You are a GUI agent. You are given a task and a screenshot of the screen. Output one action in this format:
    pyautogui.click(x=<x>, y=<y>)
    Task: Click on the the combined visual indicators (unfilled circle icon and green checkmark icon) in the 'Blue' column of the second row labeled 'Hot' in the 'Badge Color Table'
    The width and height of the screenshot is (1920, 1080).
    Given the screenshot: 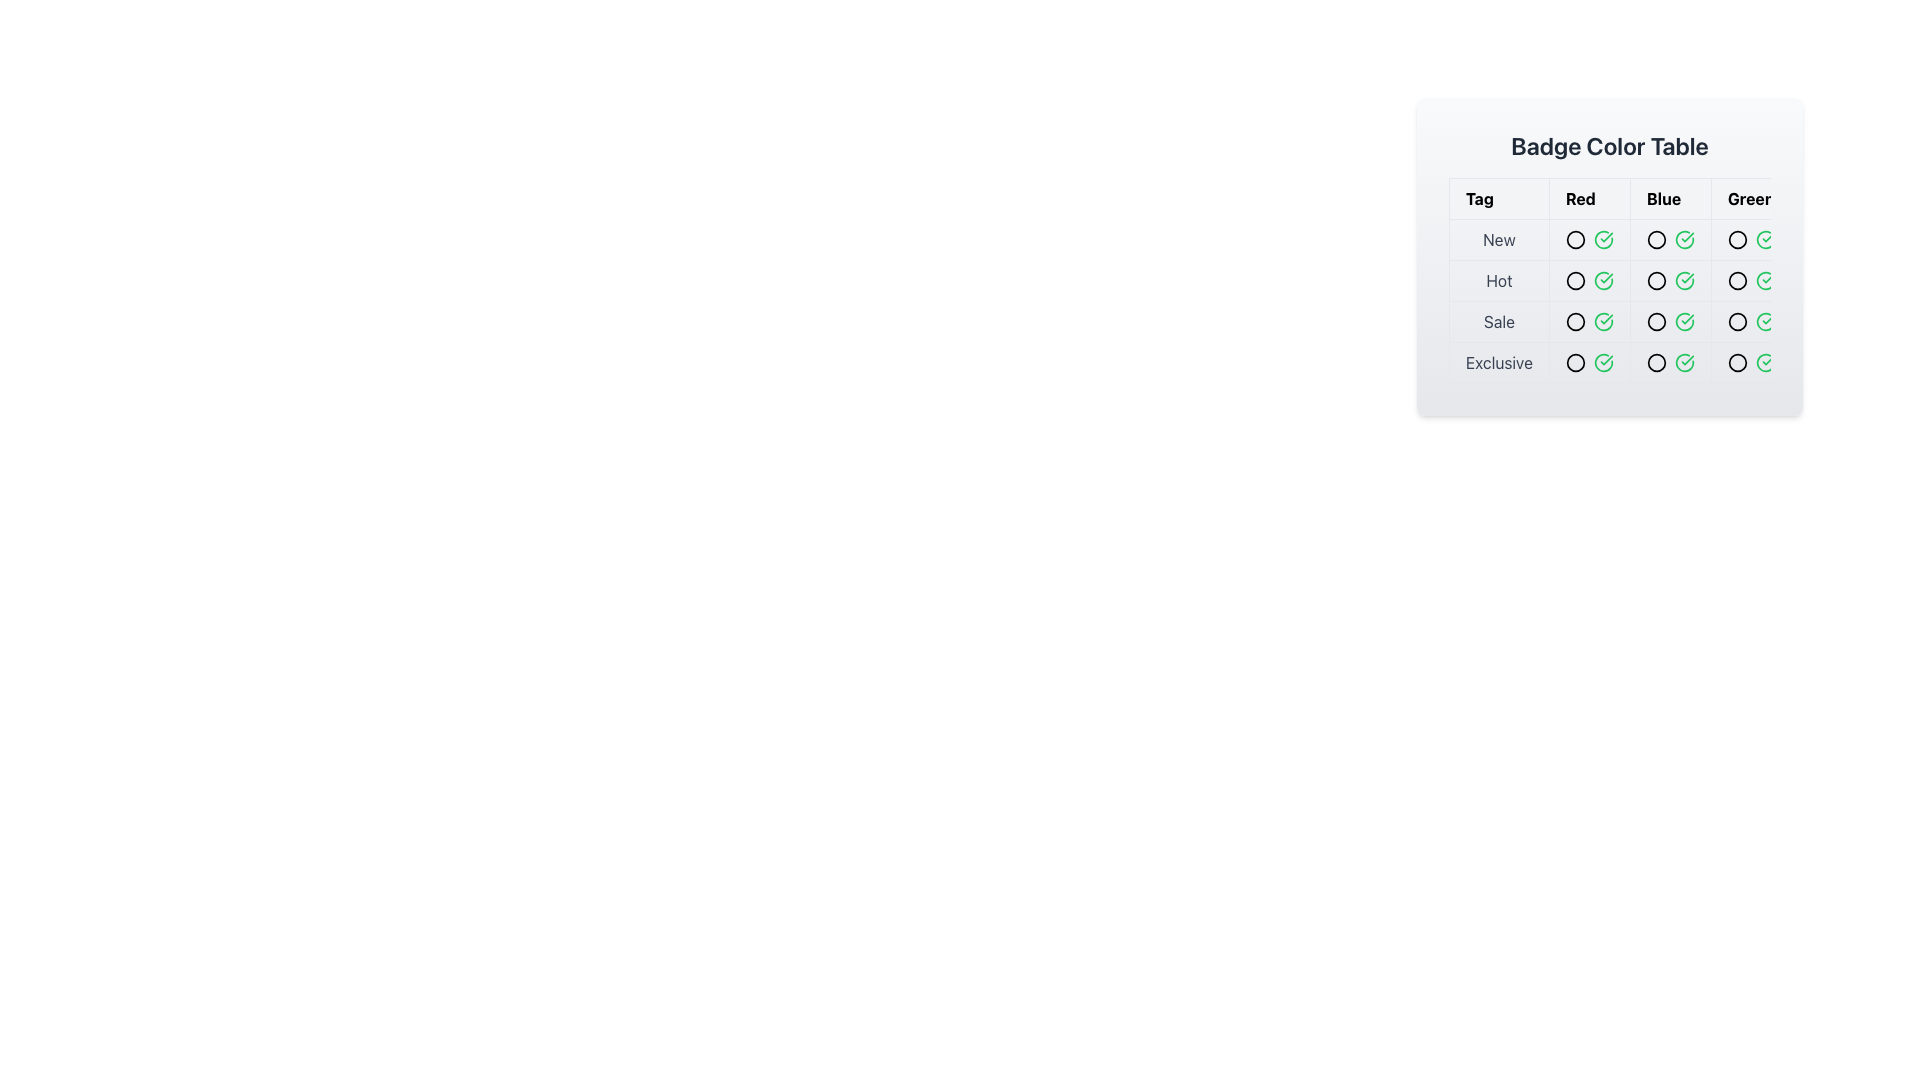 What is the action you would take?
    pyautogui.click(x=1670, y=281)
    